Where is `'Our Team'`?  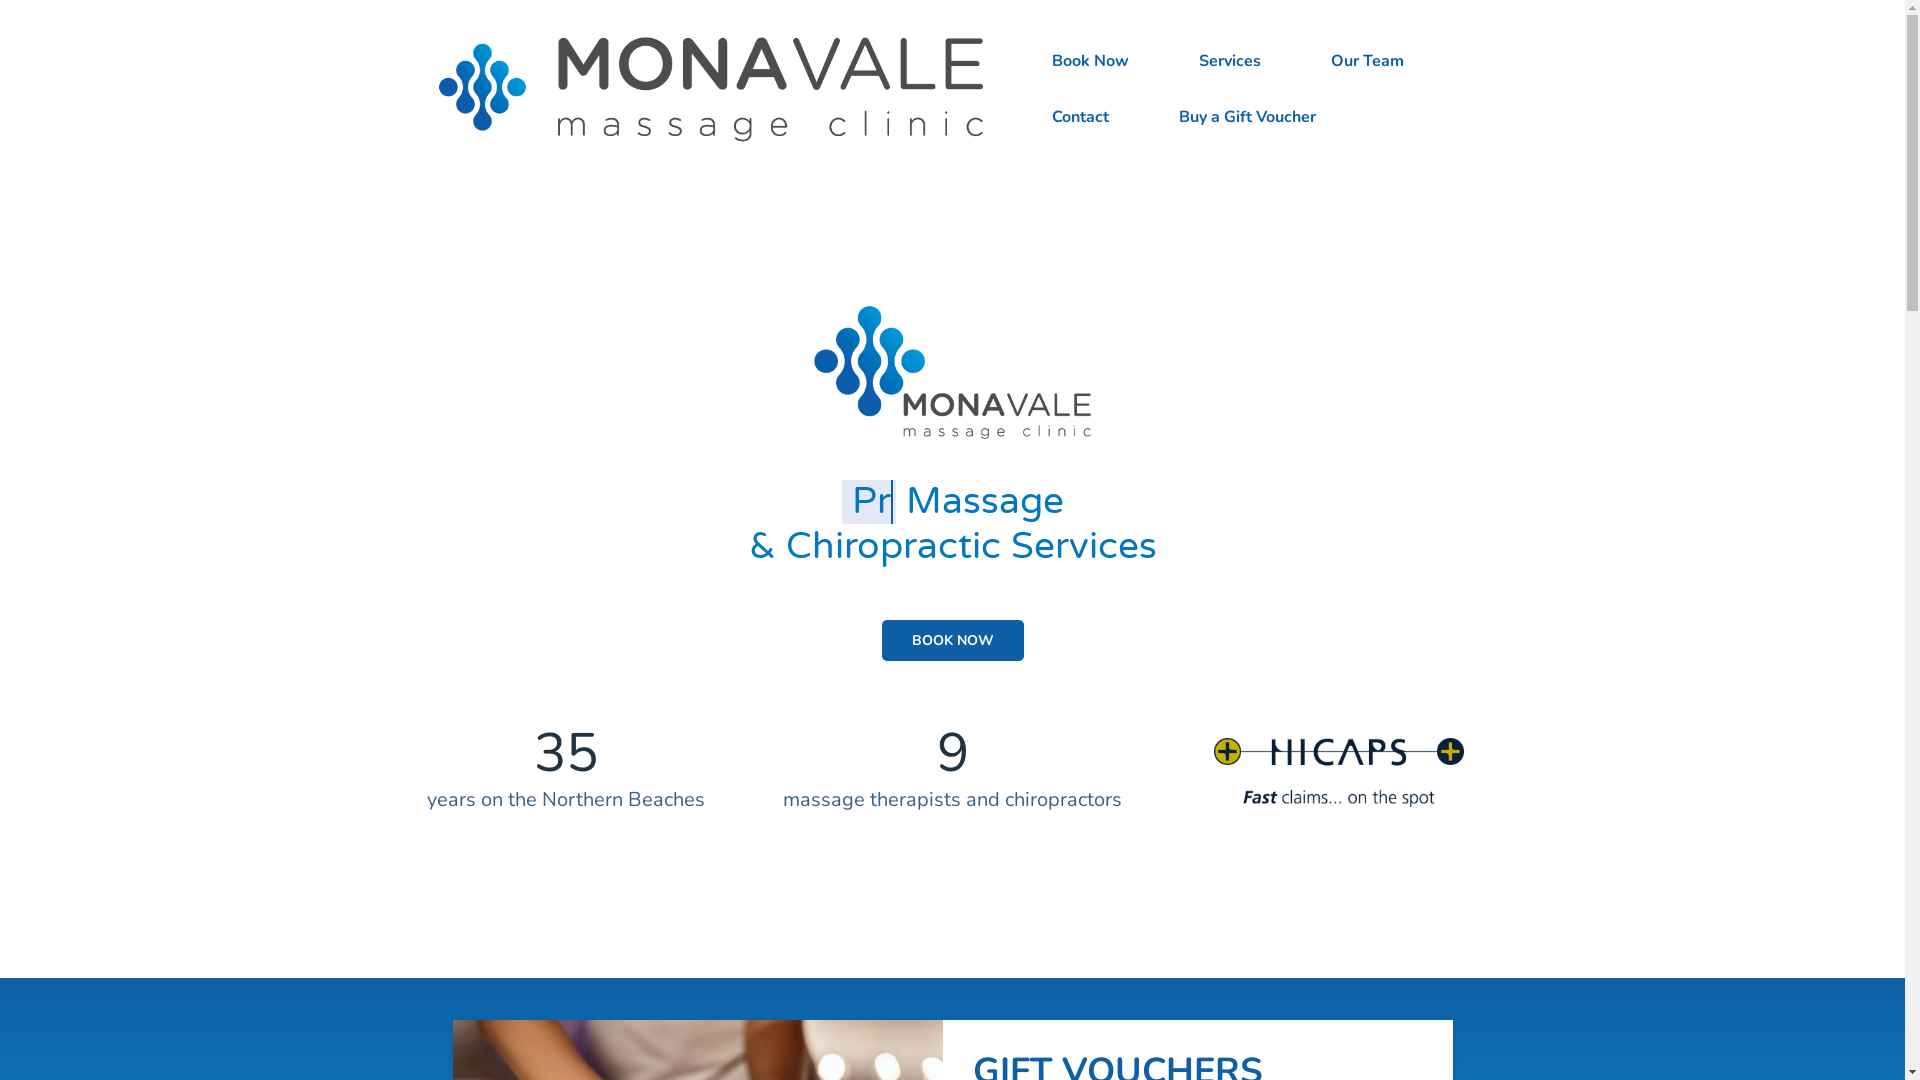 'Our Team' is located at coordinates (1366, 60).